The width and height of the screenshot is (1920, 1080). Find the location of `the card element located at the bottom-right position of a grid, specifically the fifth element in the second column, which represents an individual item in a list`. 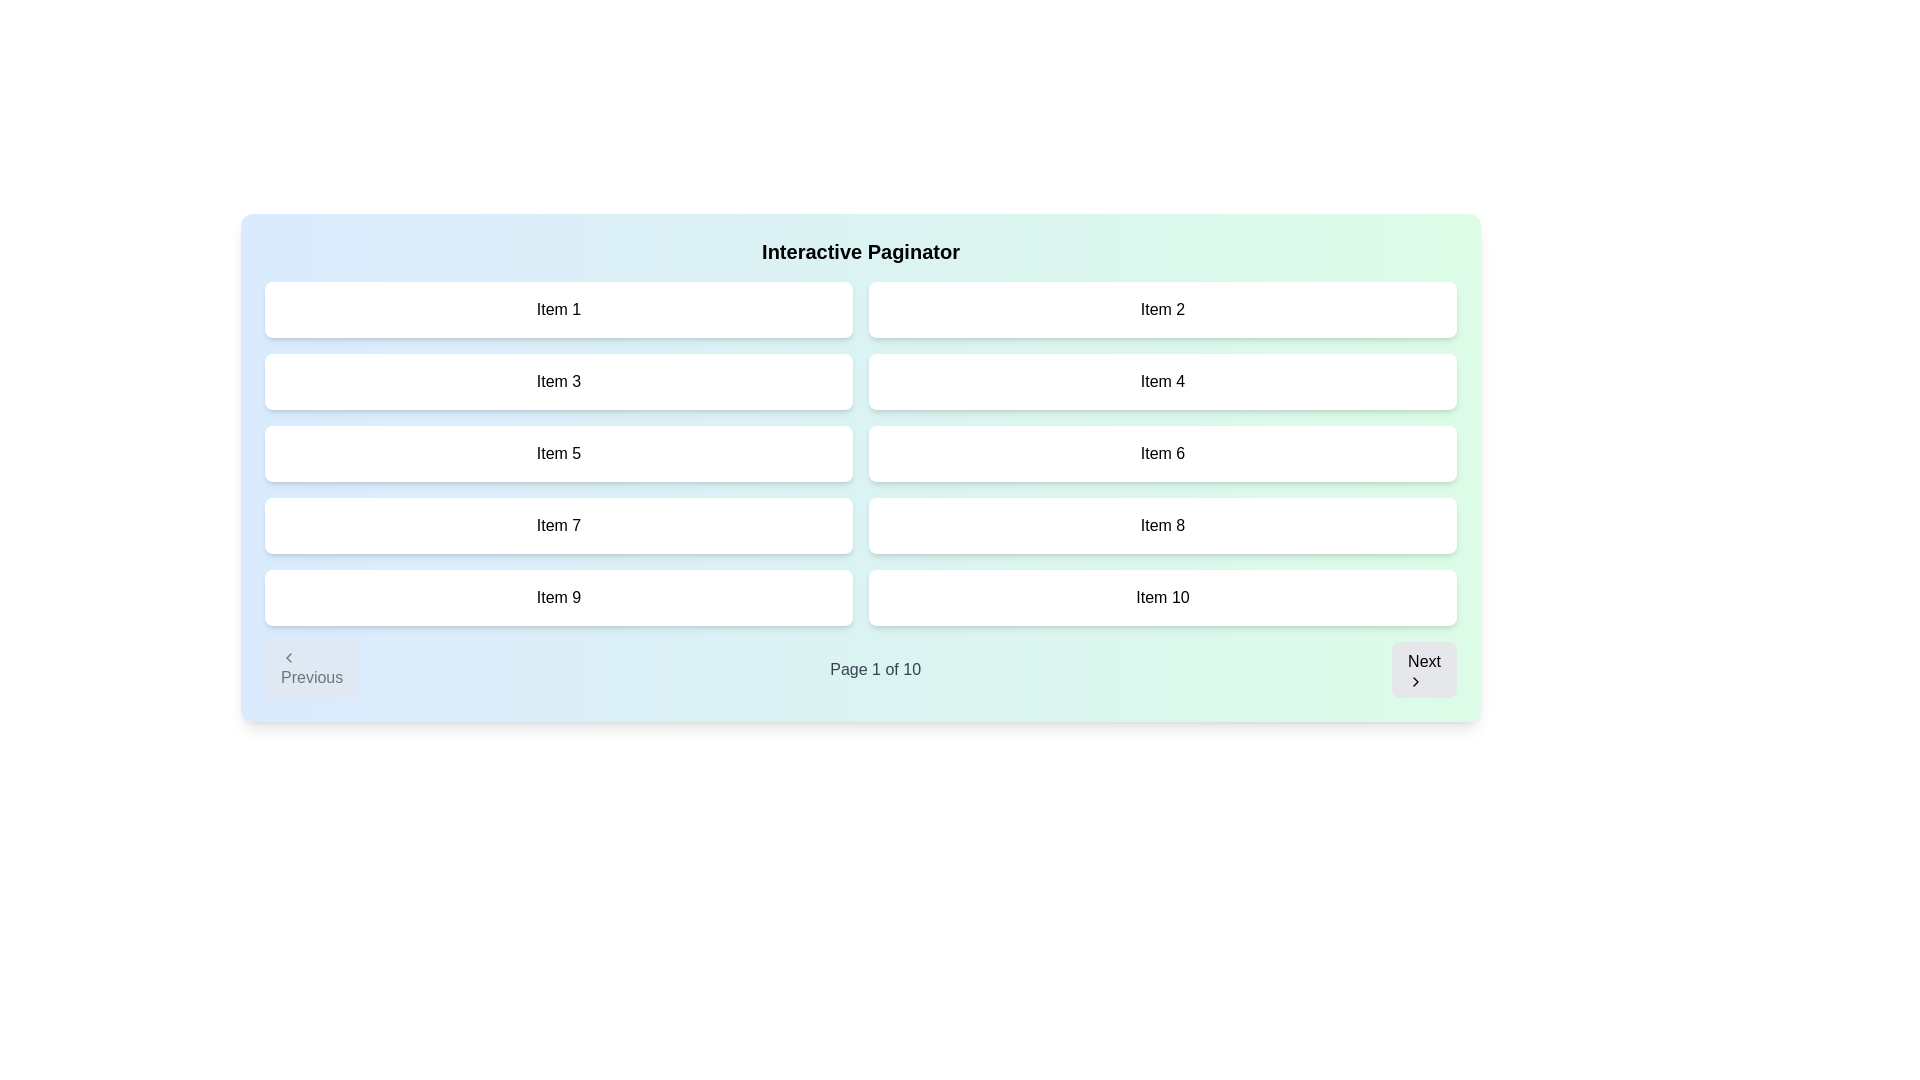

the card element located at the bottom-right position of a grid, specifically the fifth element in the second column, which represents an individual item in a list is located at coordinates (1162, 596).